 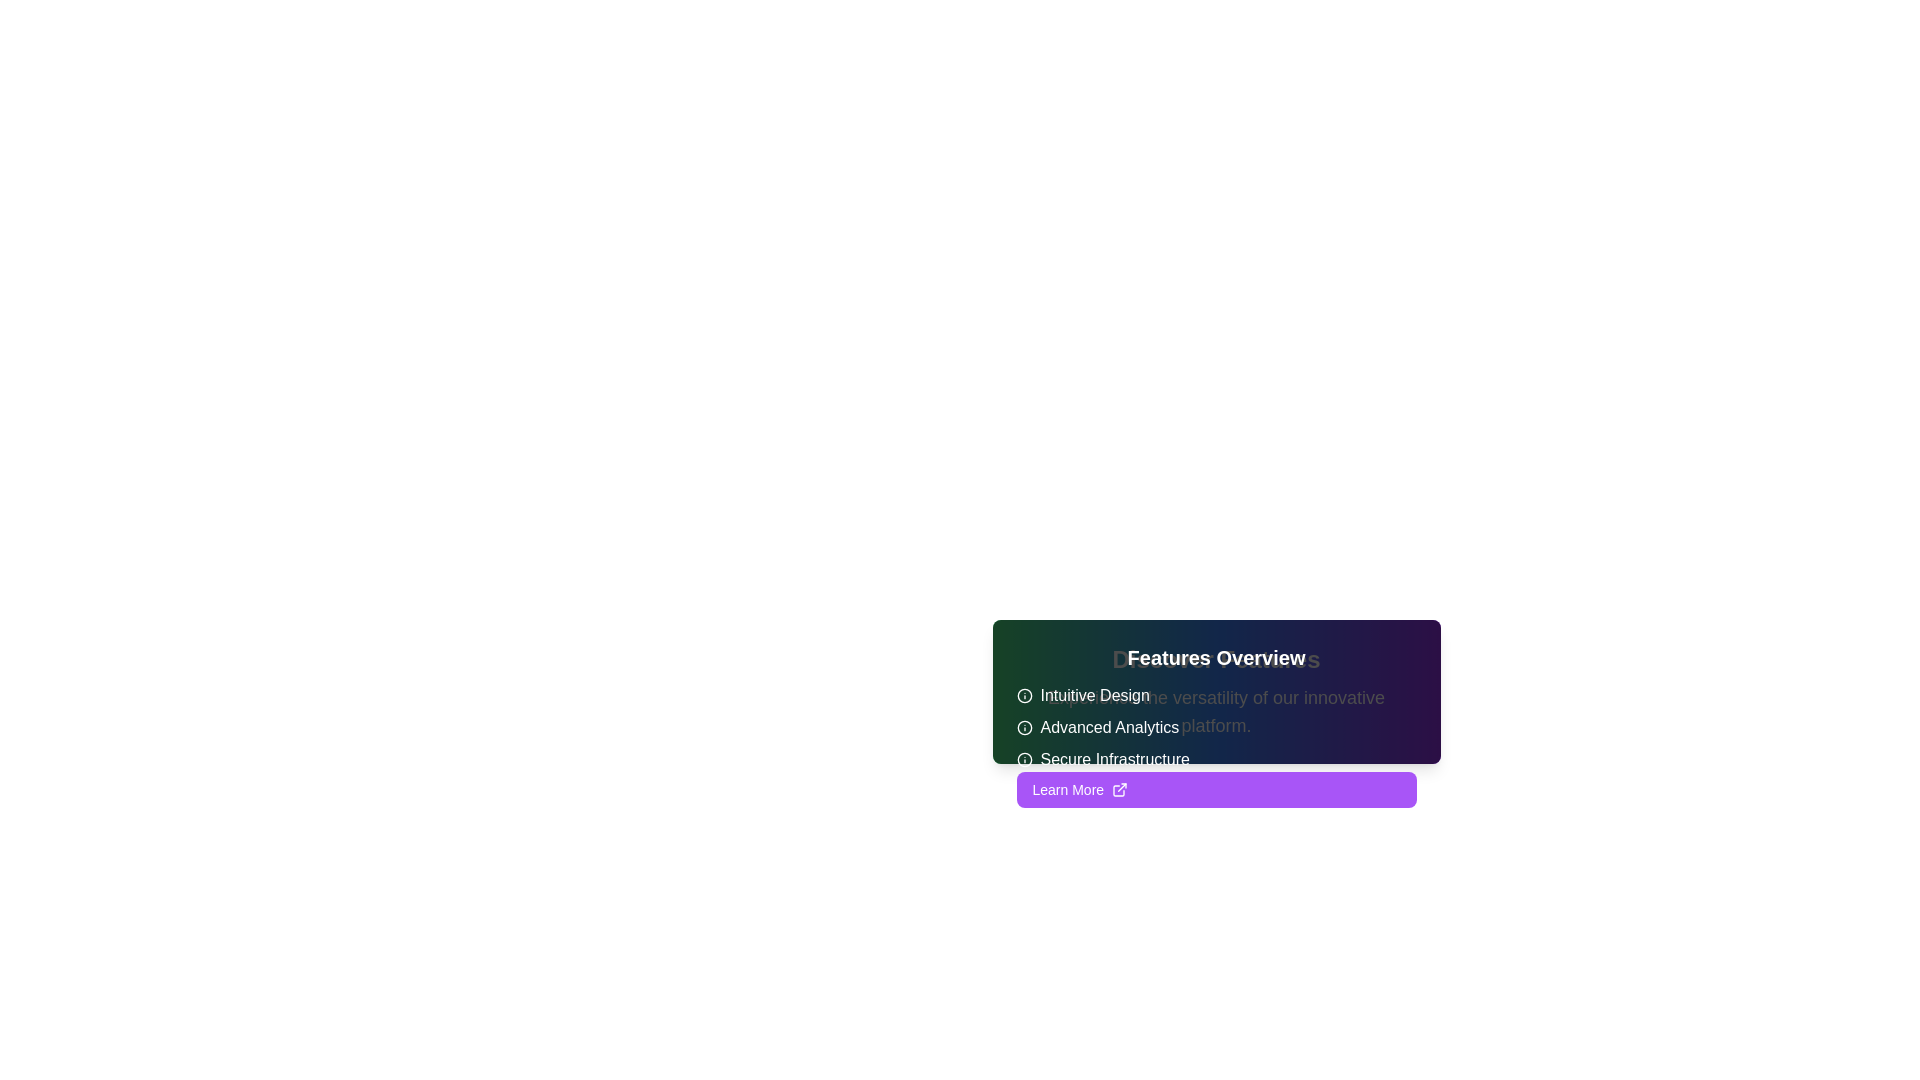 I want to click on descriptive text from the list of features under the heading 'Features Overview', which provides concise descriptions of each feature related to the product or service, so click(x=1215, y=728).